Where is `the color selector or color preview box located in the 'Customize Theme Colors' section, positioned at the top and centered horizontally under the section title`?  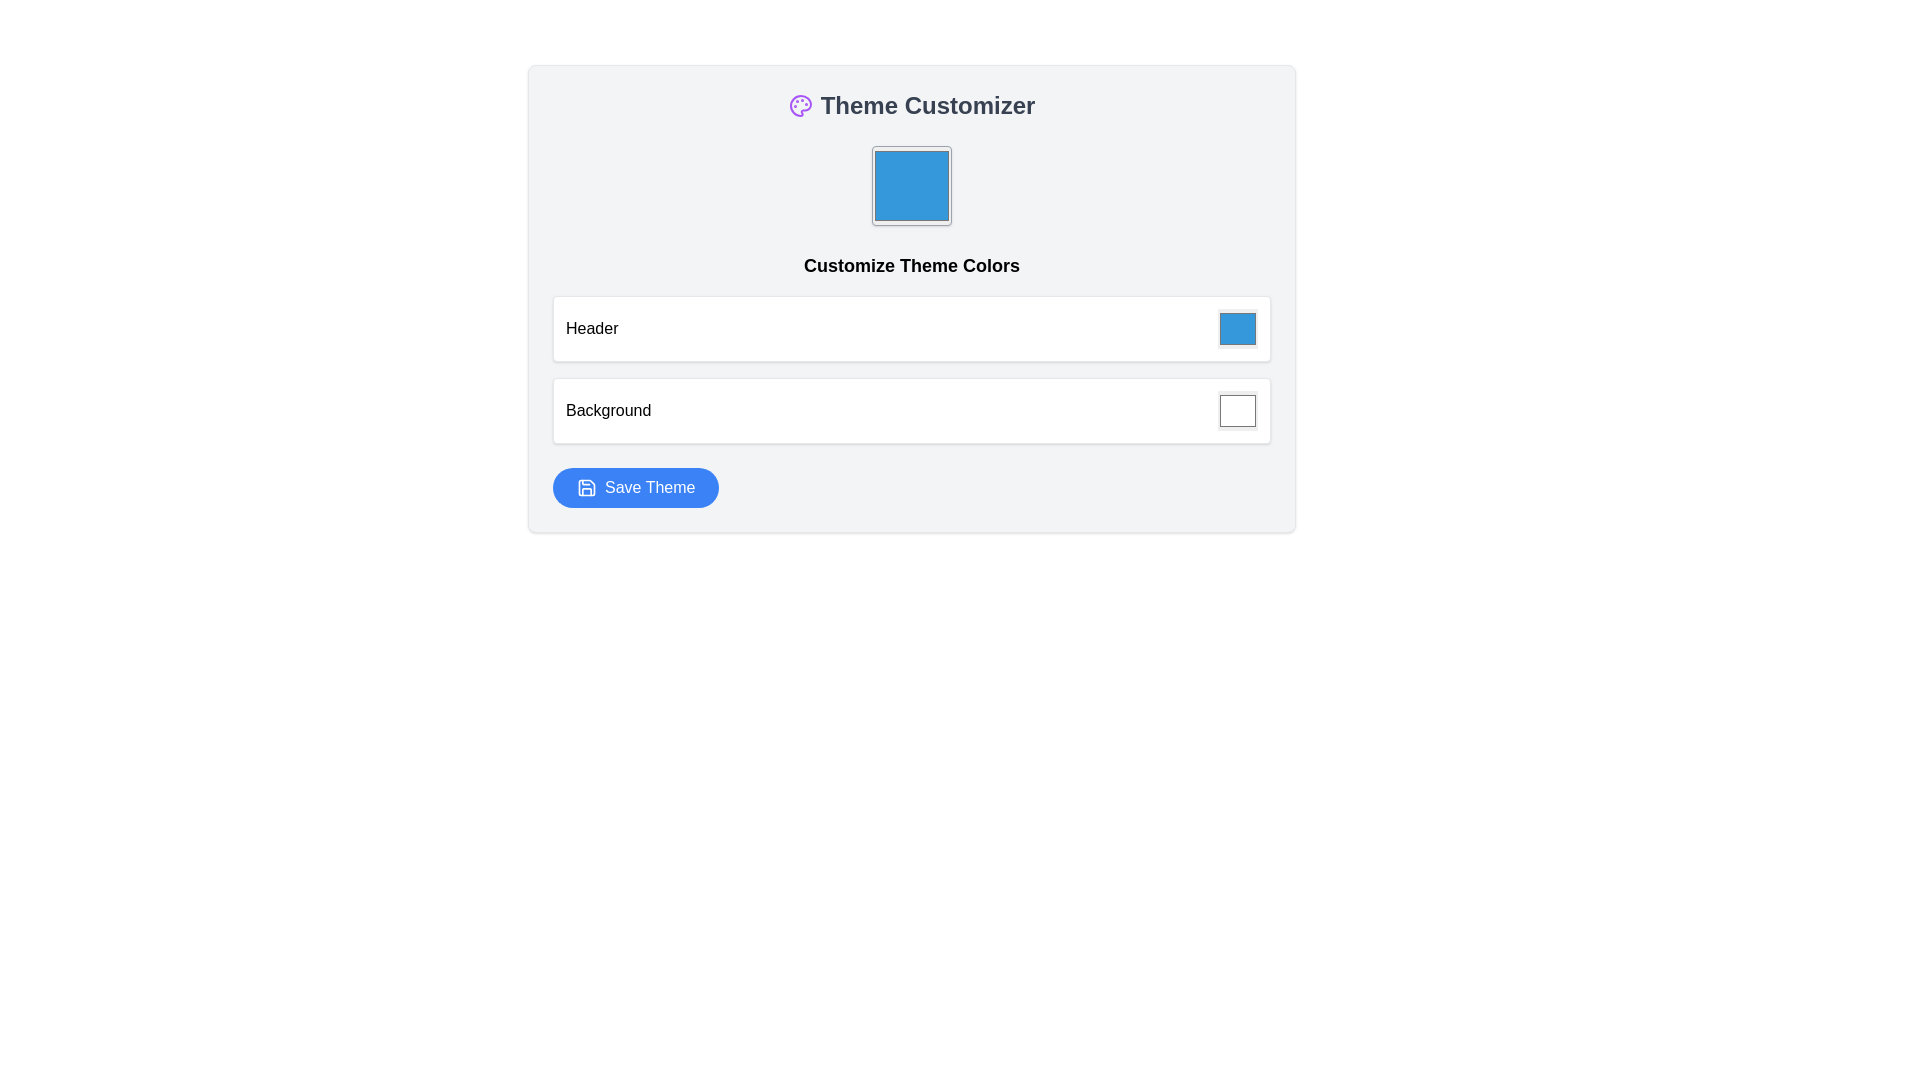
the color selector or color preview box located in the 'Customize Theme Colors' section, positioned at the top and centered horizontally under the section title is located at coordinates (911, 185).